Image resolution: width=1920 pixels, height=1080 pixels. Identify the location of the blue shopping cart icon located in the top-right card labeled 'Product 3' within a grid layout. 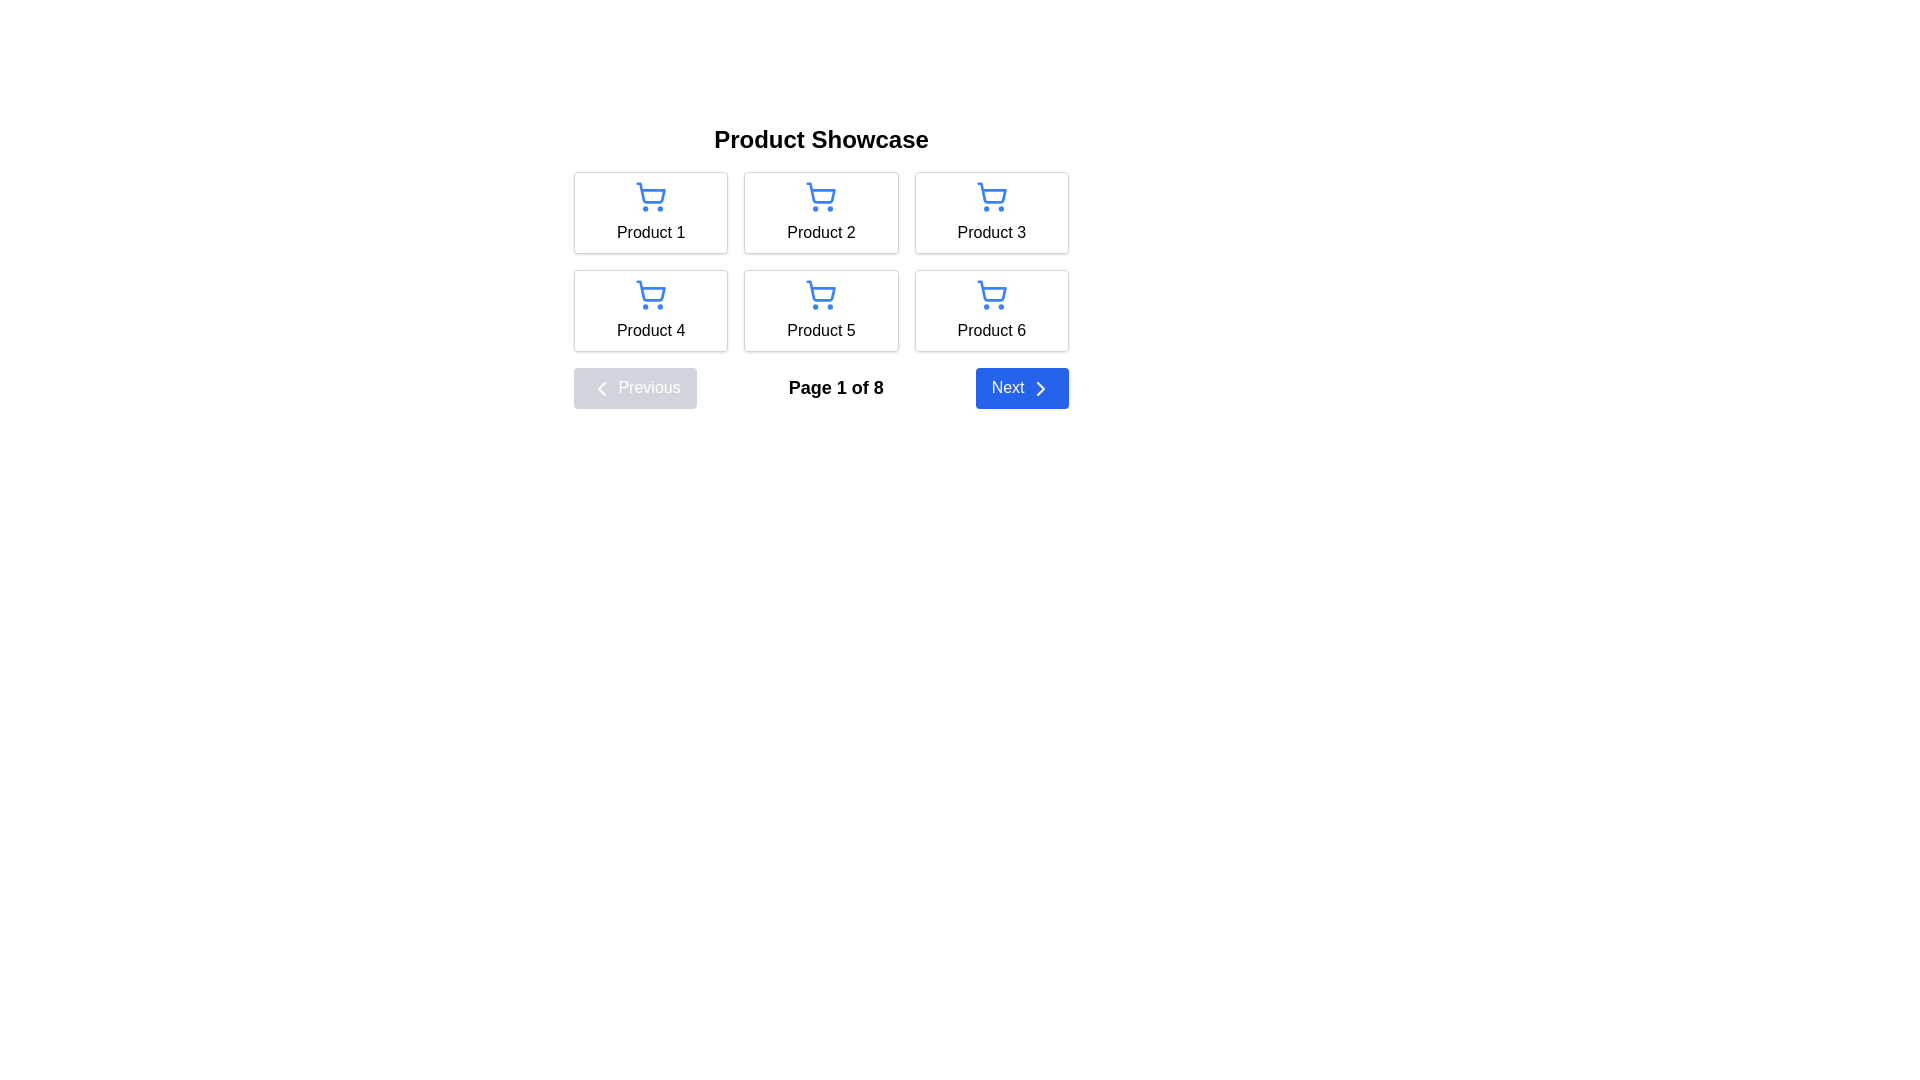
(991, 196).